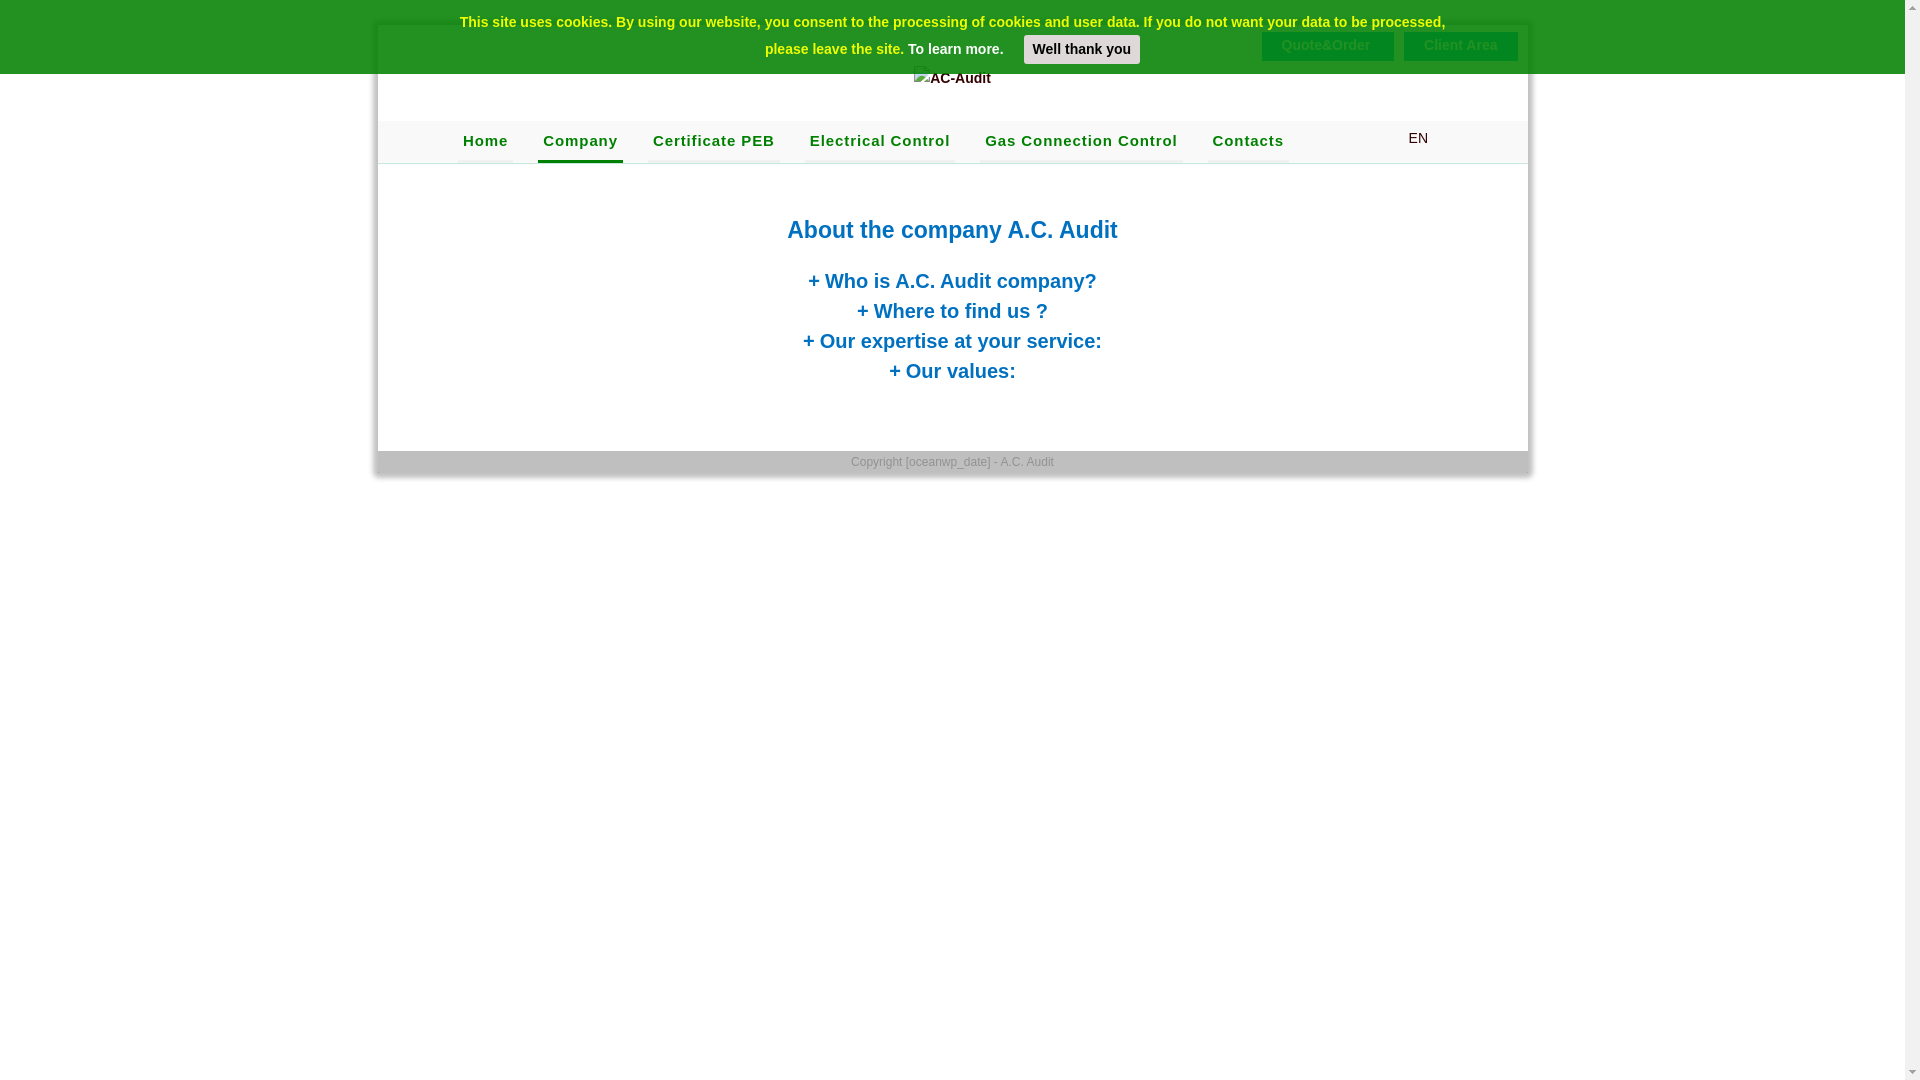  Describe the element at coordinates (879, 141) in the screenshot. I see `'Electrical Control'` at that location.